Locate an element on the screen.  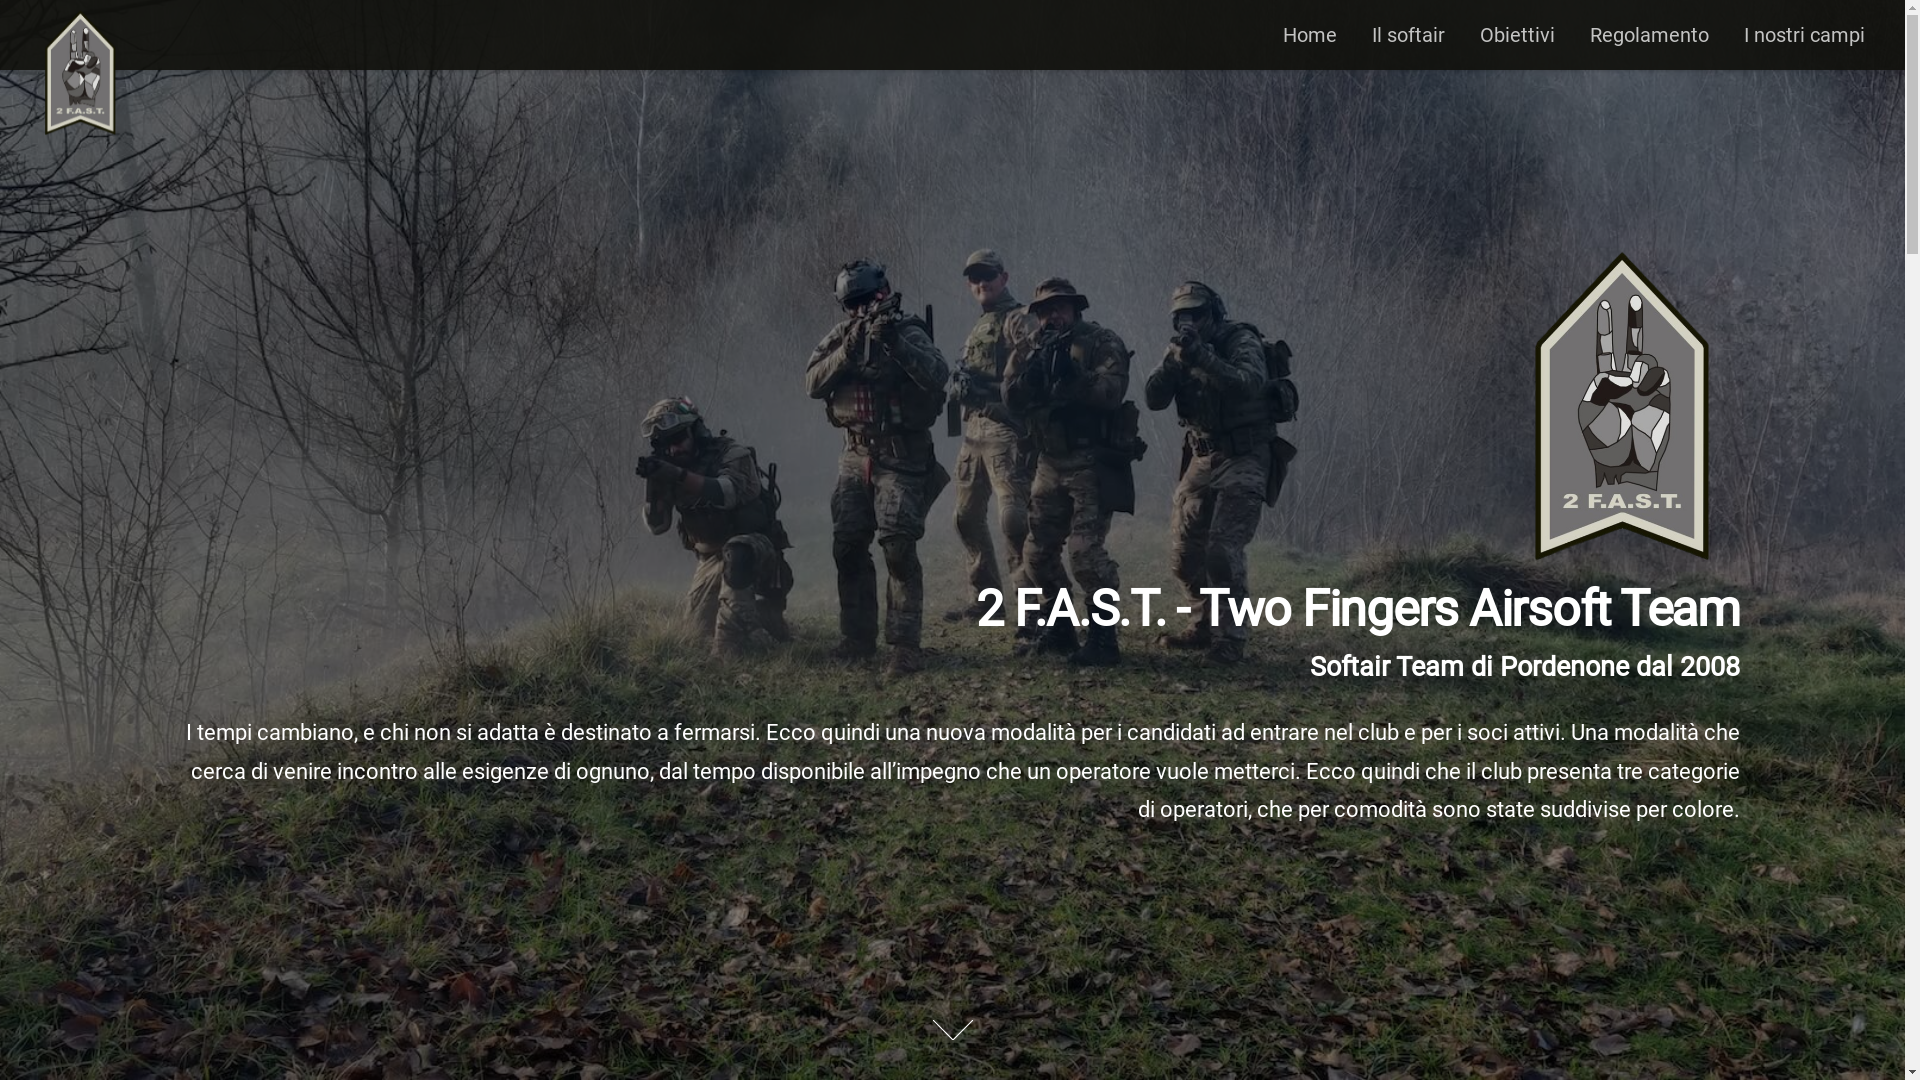
'Regolamento' is located at coordinates (1649, 34).